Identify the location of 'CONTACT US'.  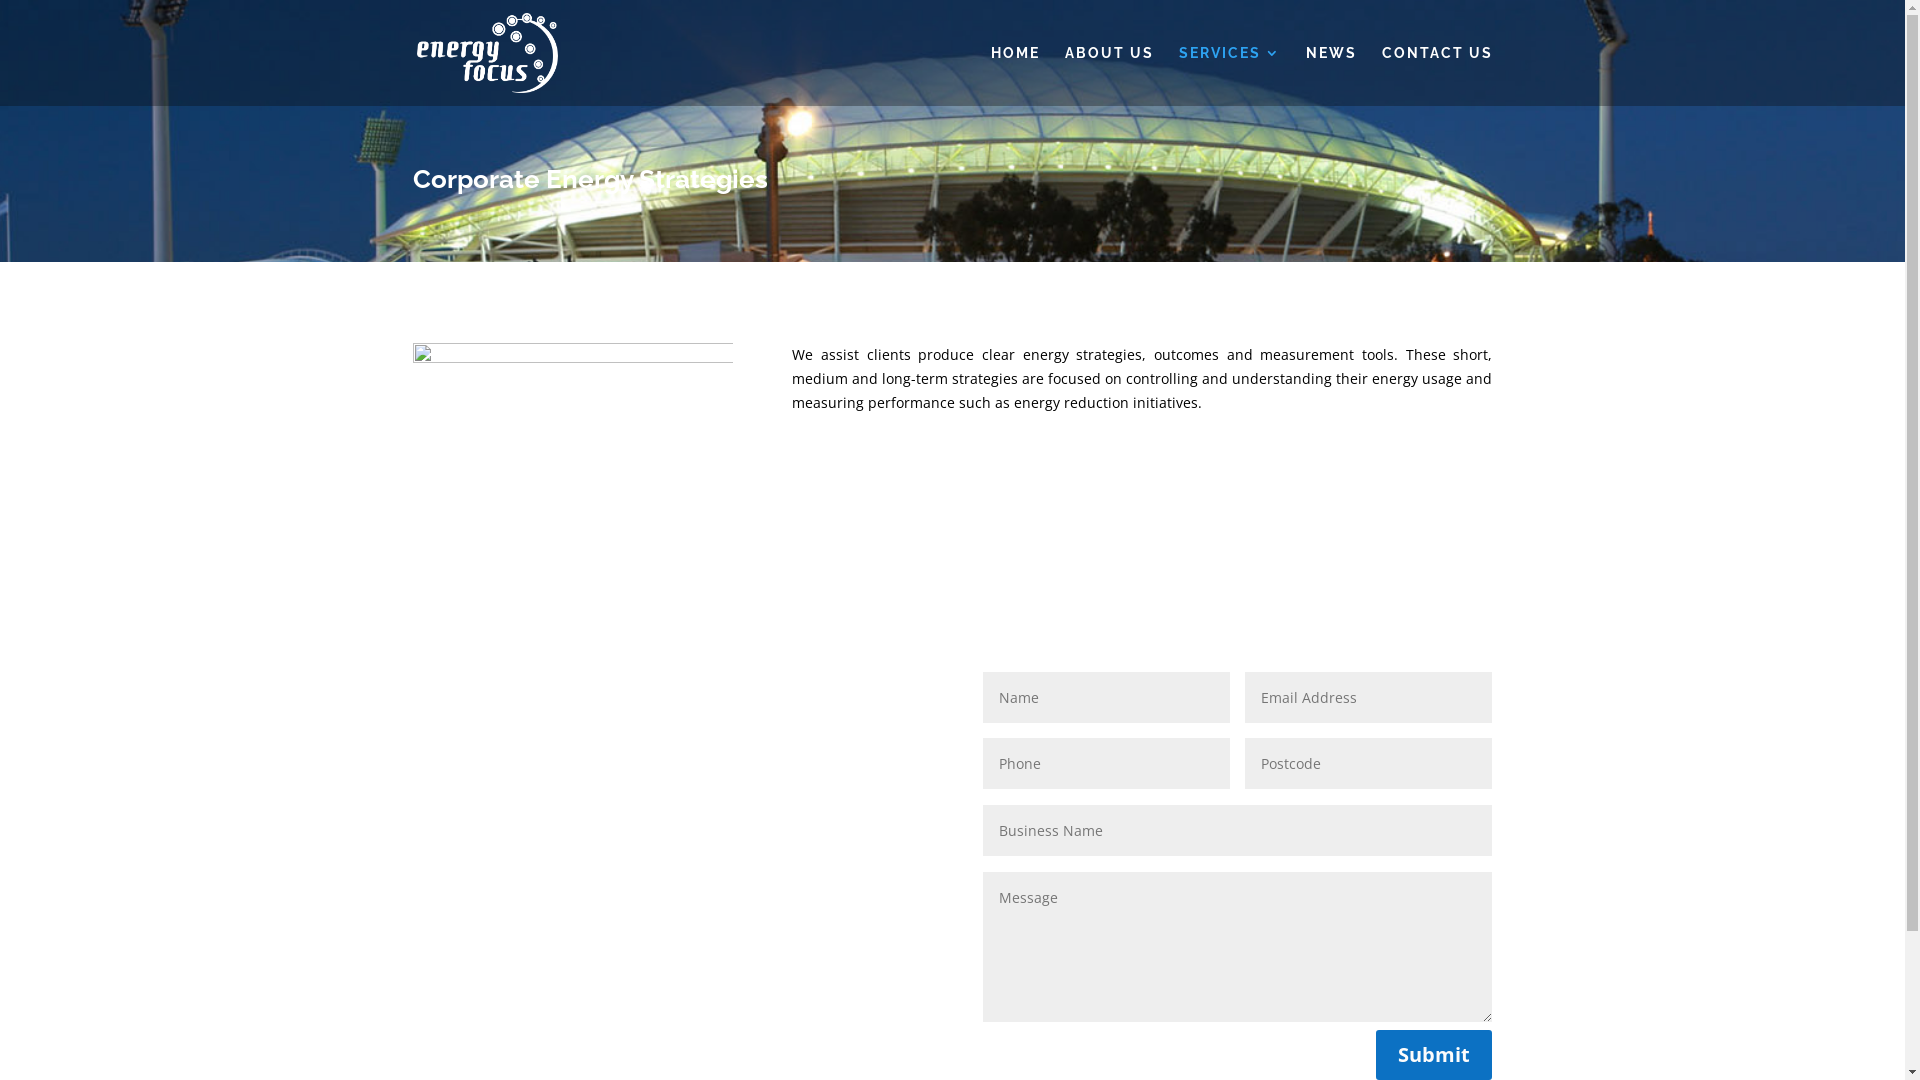
(1381, 75).